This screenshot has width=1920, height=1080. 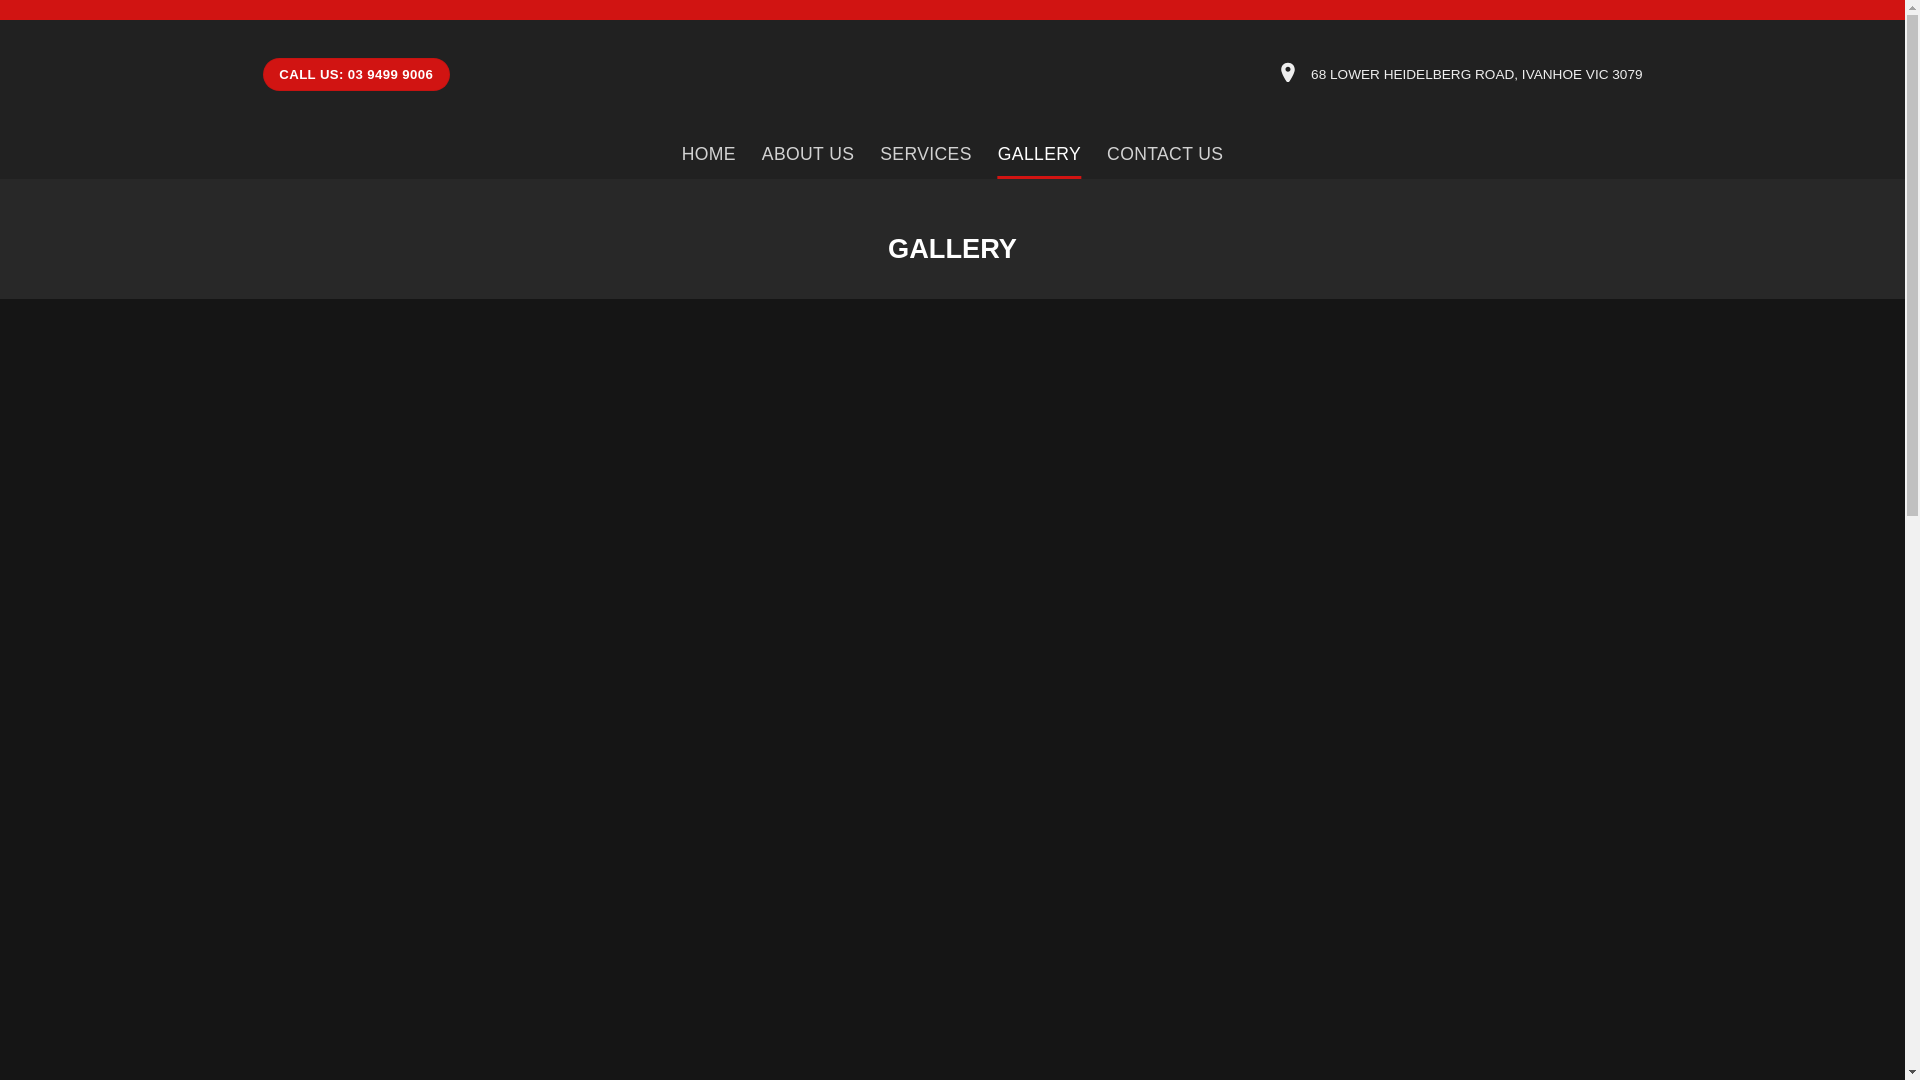 What do you see at coordinates (709, 153) in the screenshot?
I see `'HOME'` at bounding box center [709, 153].